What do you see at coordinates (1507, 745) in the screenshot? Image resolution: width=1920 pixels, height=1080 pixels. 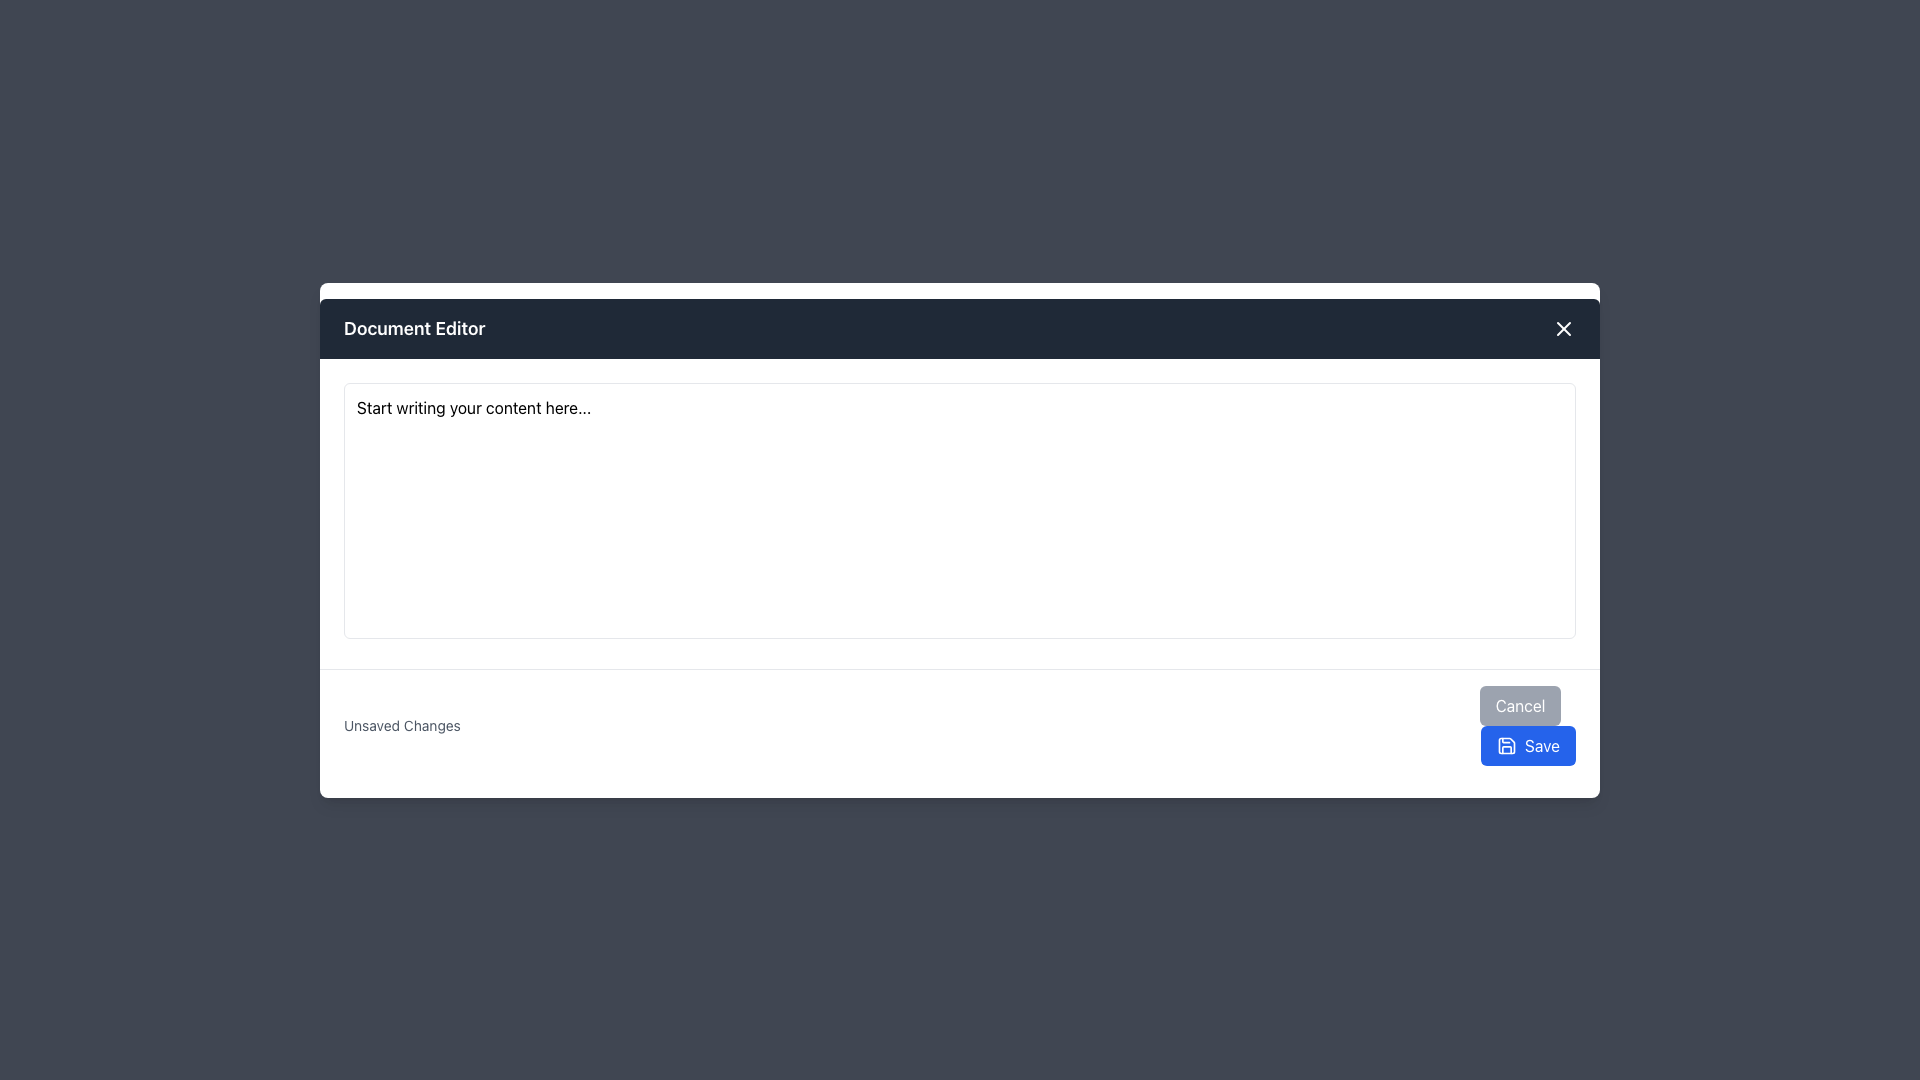 I see `the diskette-shaped save icon located inside the blue 'Save' button in the bottom-right corner of the interface` at bounding box center [1507, 745].